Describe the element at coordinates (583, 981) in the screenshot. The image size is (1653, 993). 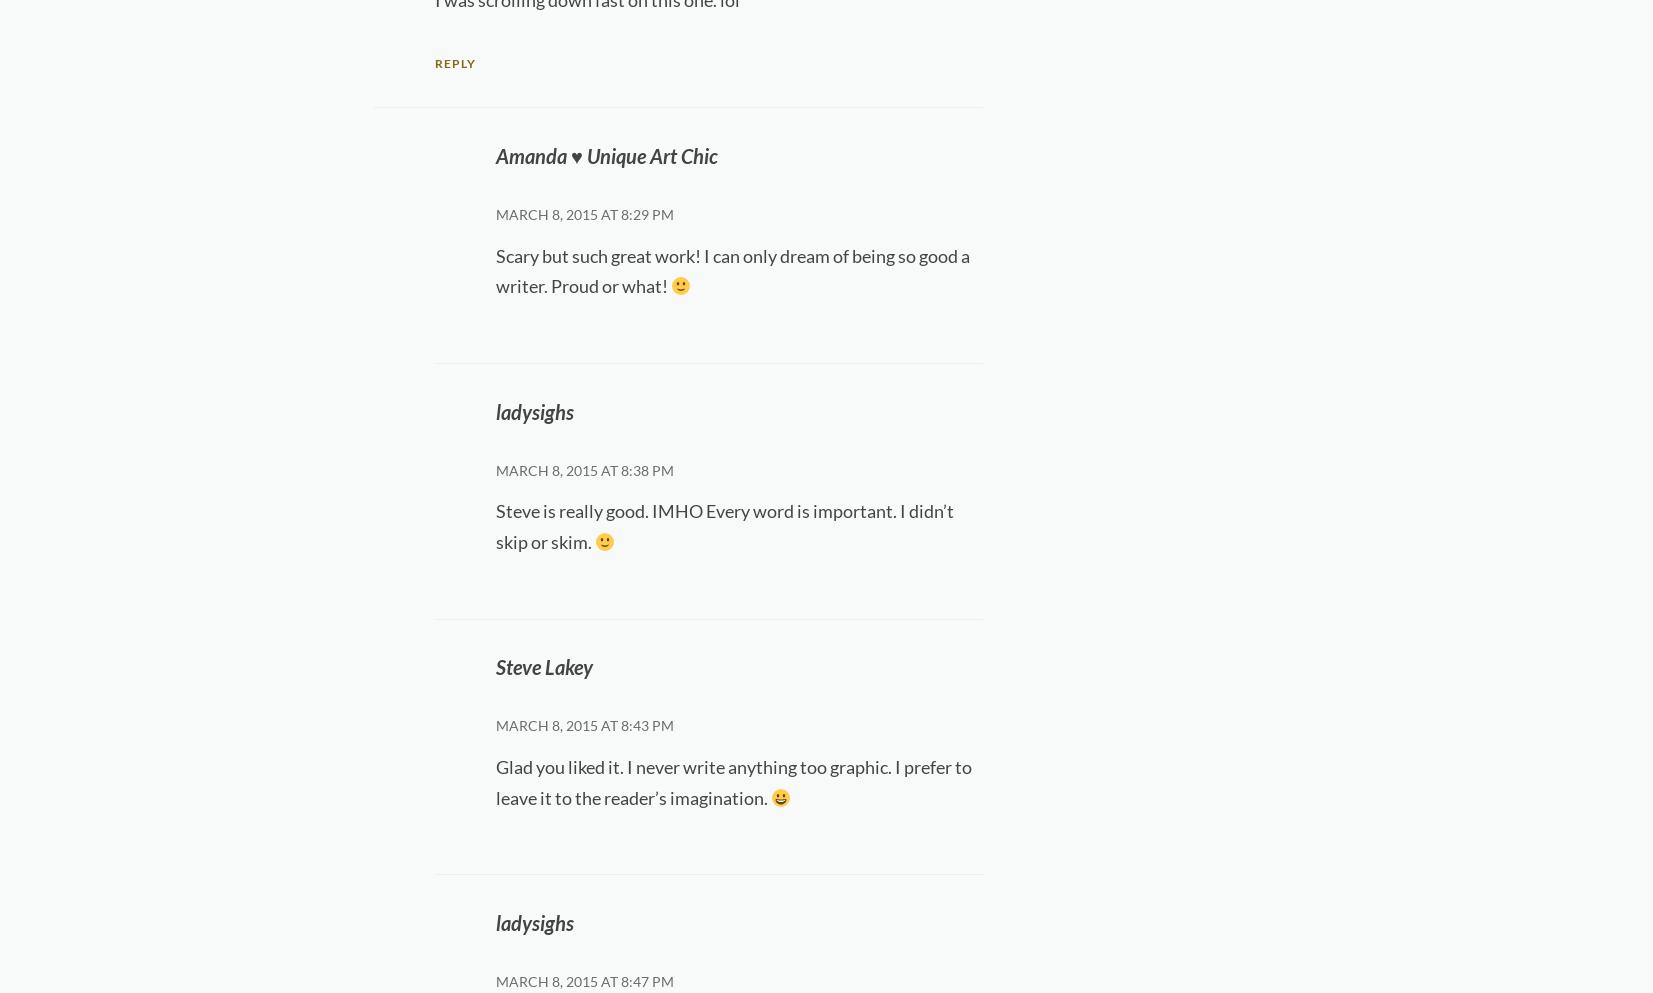
I see `'March 8, 2015 at 8:47 pm'` at that location.